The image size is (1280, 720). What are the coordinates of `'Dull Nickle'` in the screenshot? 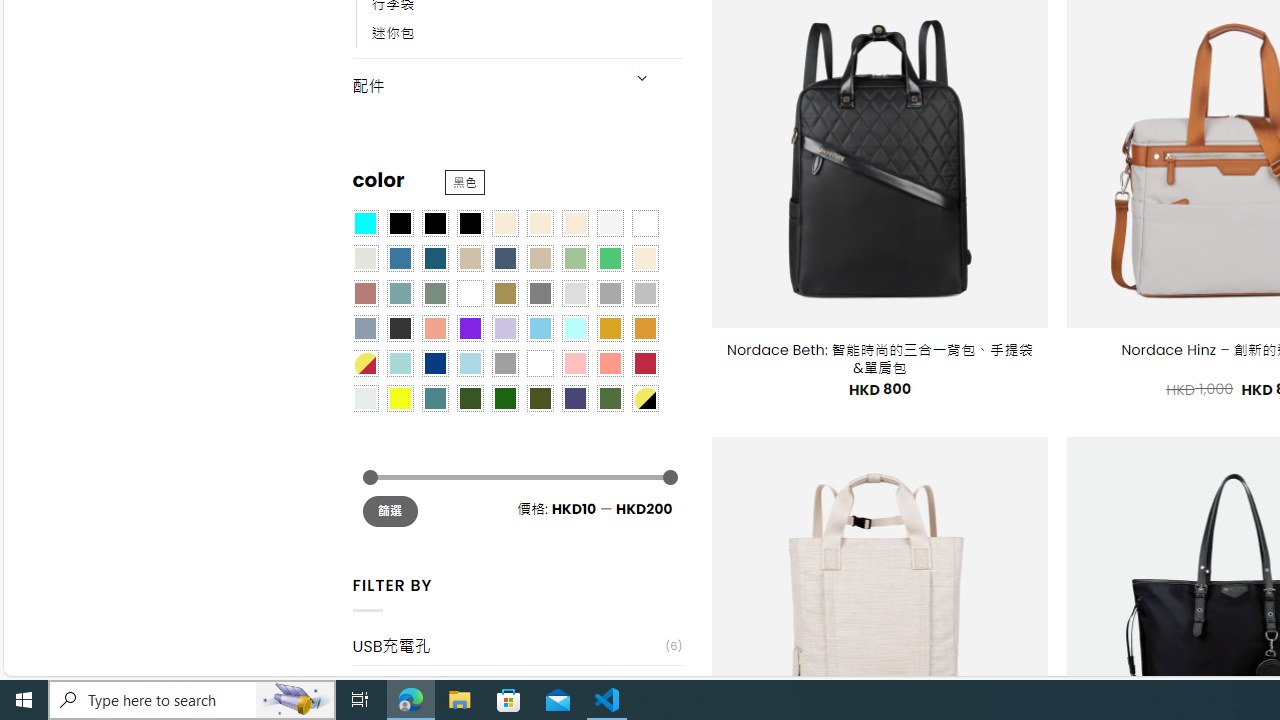 It's located at (364, 398).